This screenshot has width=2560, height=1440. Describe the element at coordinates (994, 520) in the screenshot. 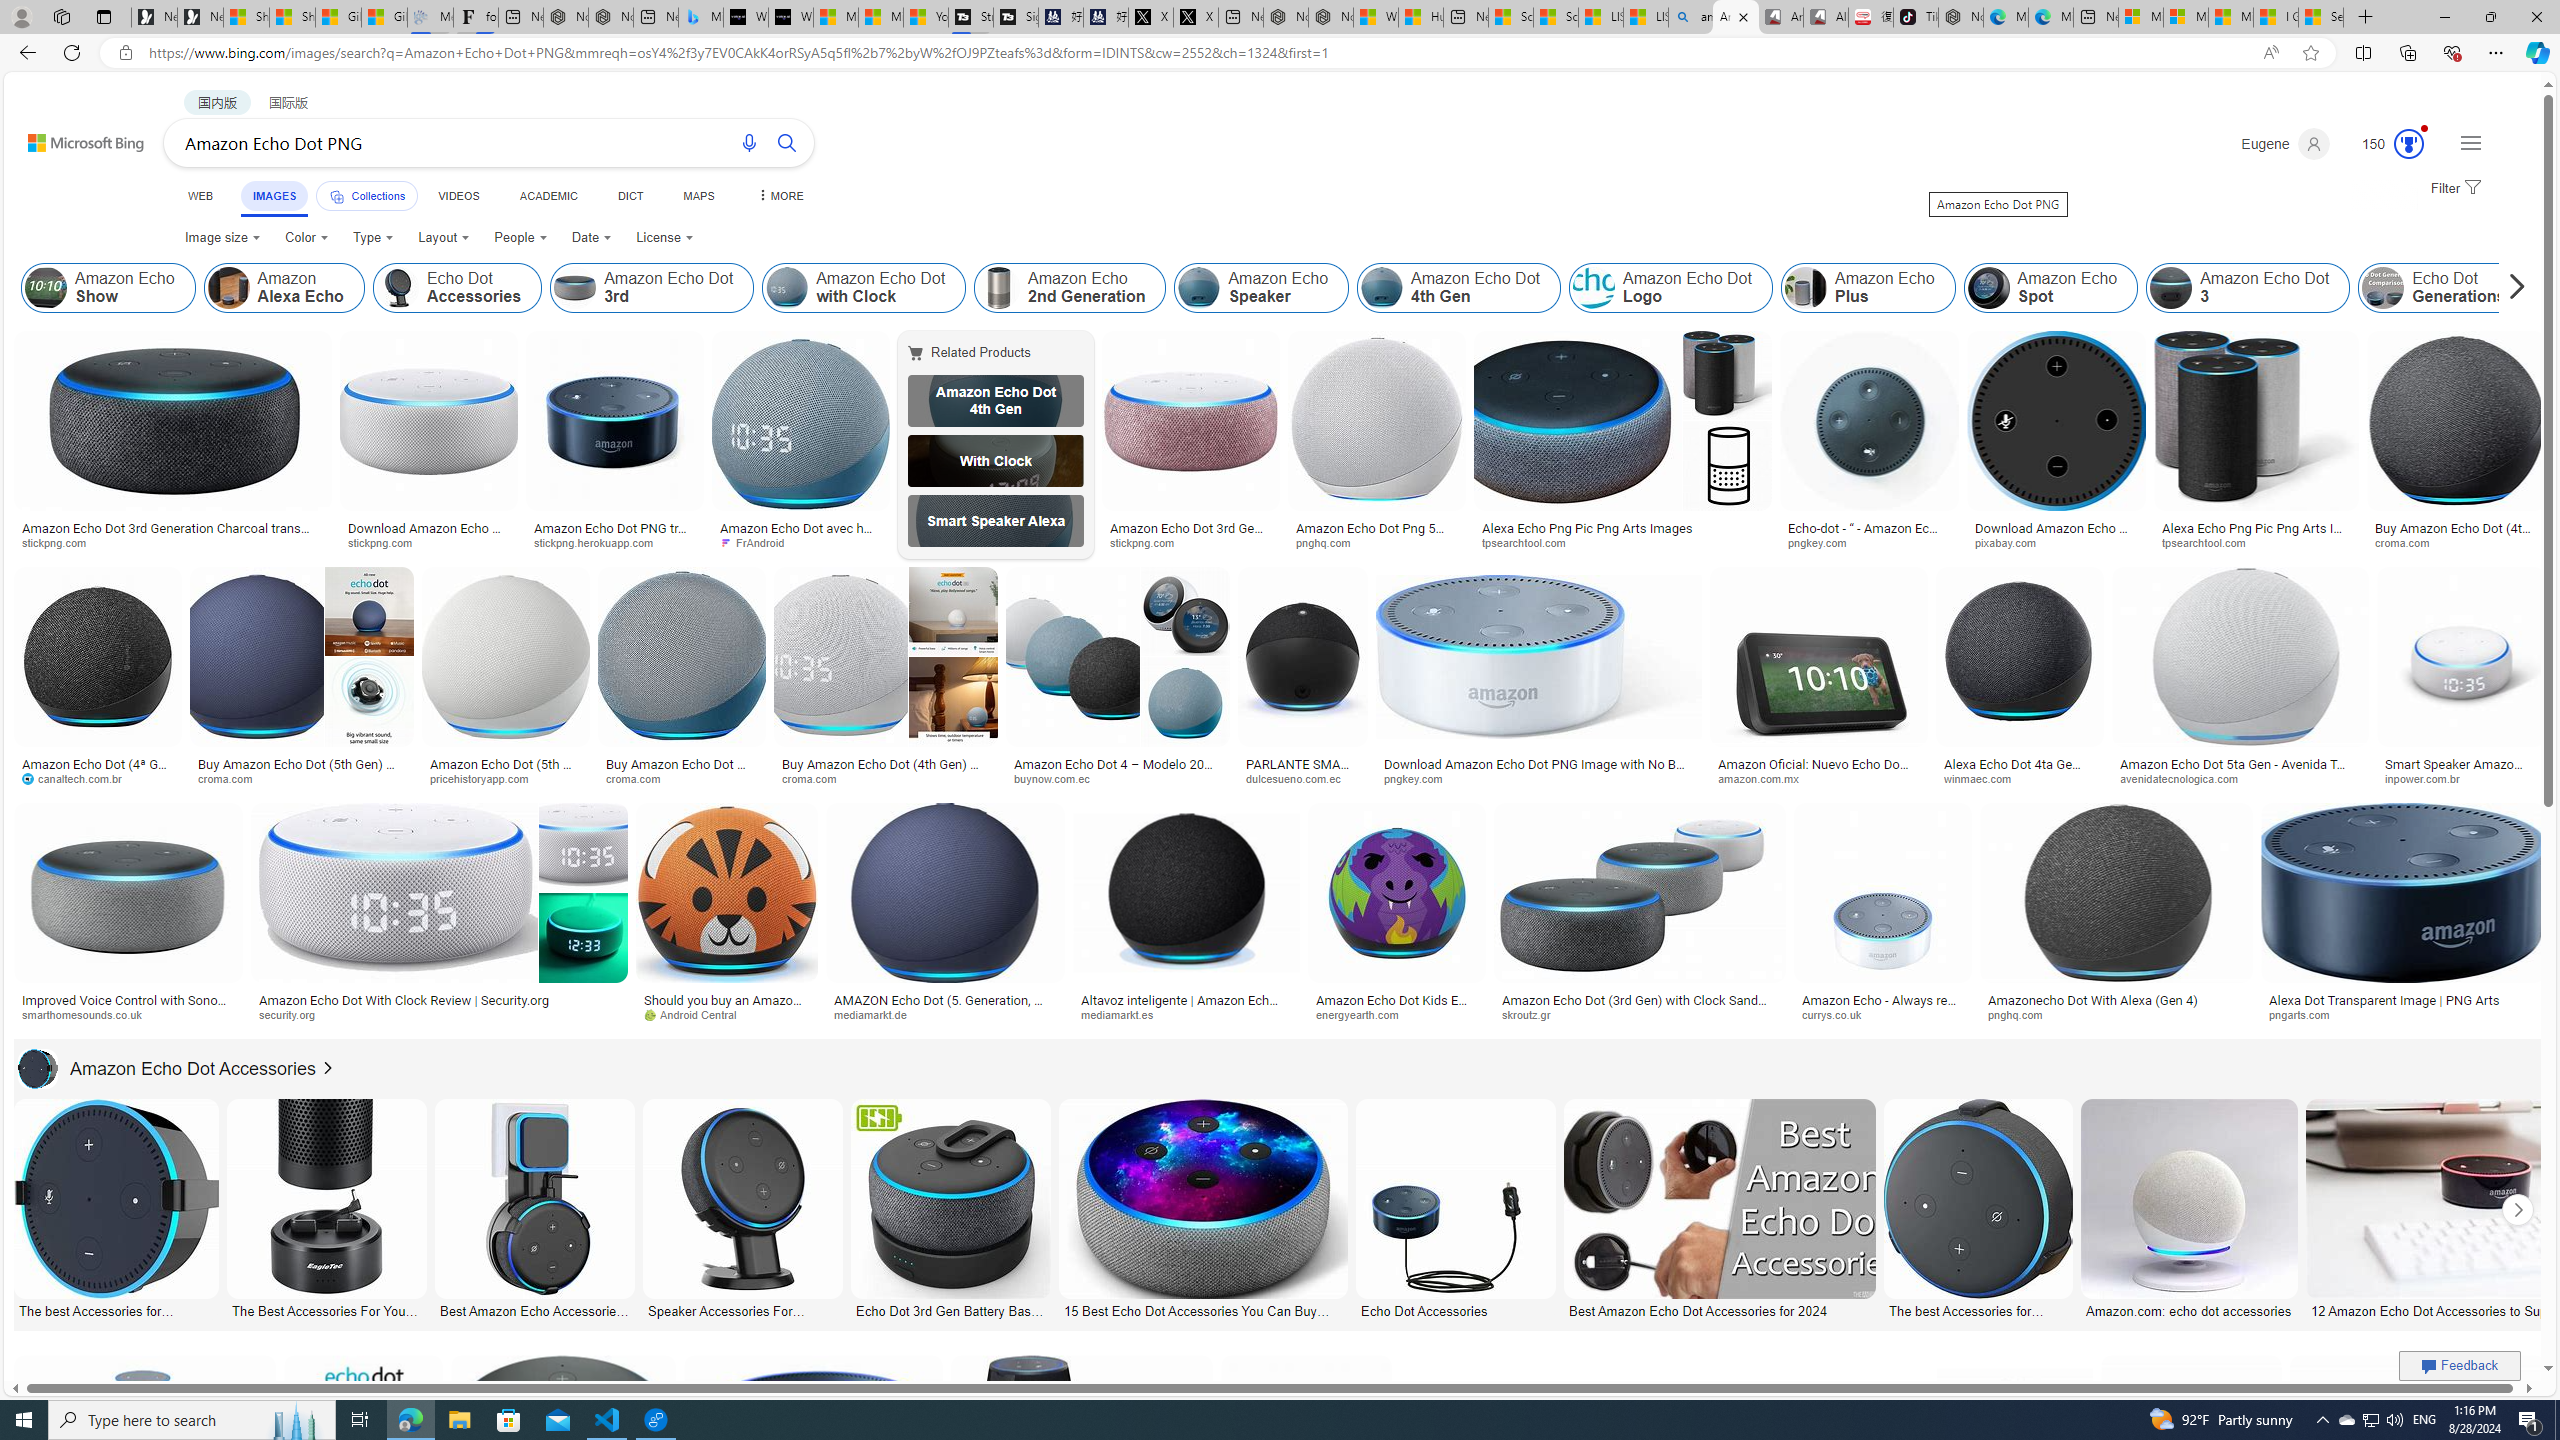

I see `'Smart Speaker Alexa Echo Dot'` at that location.